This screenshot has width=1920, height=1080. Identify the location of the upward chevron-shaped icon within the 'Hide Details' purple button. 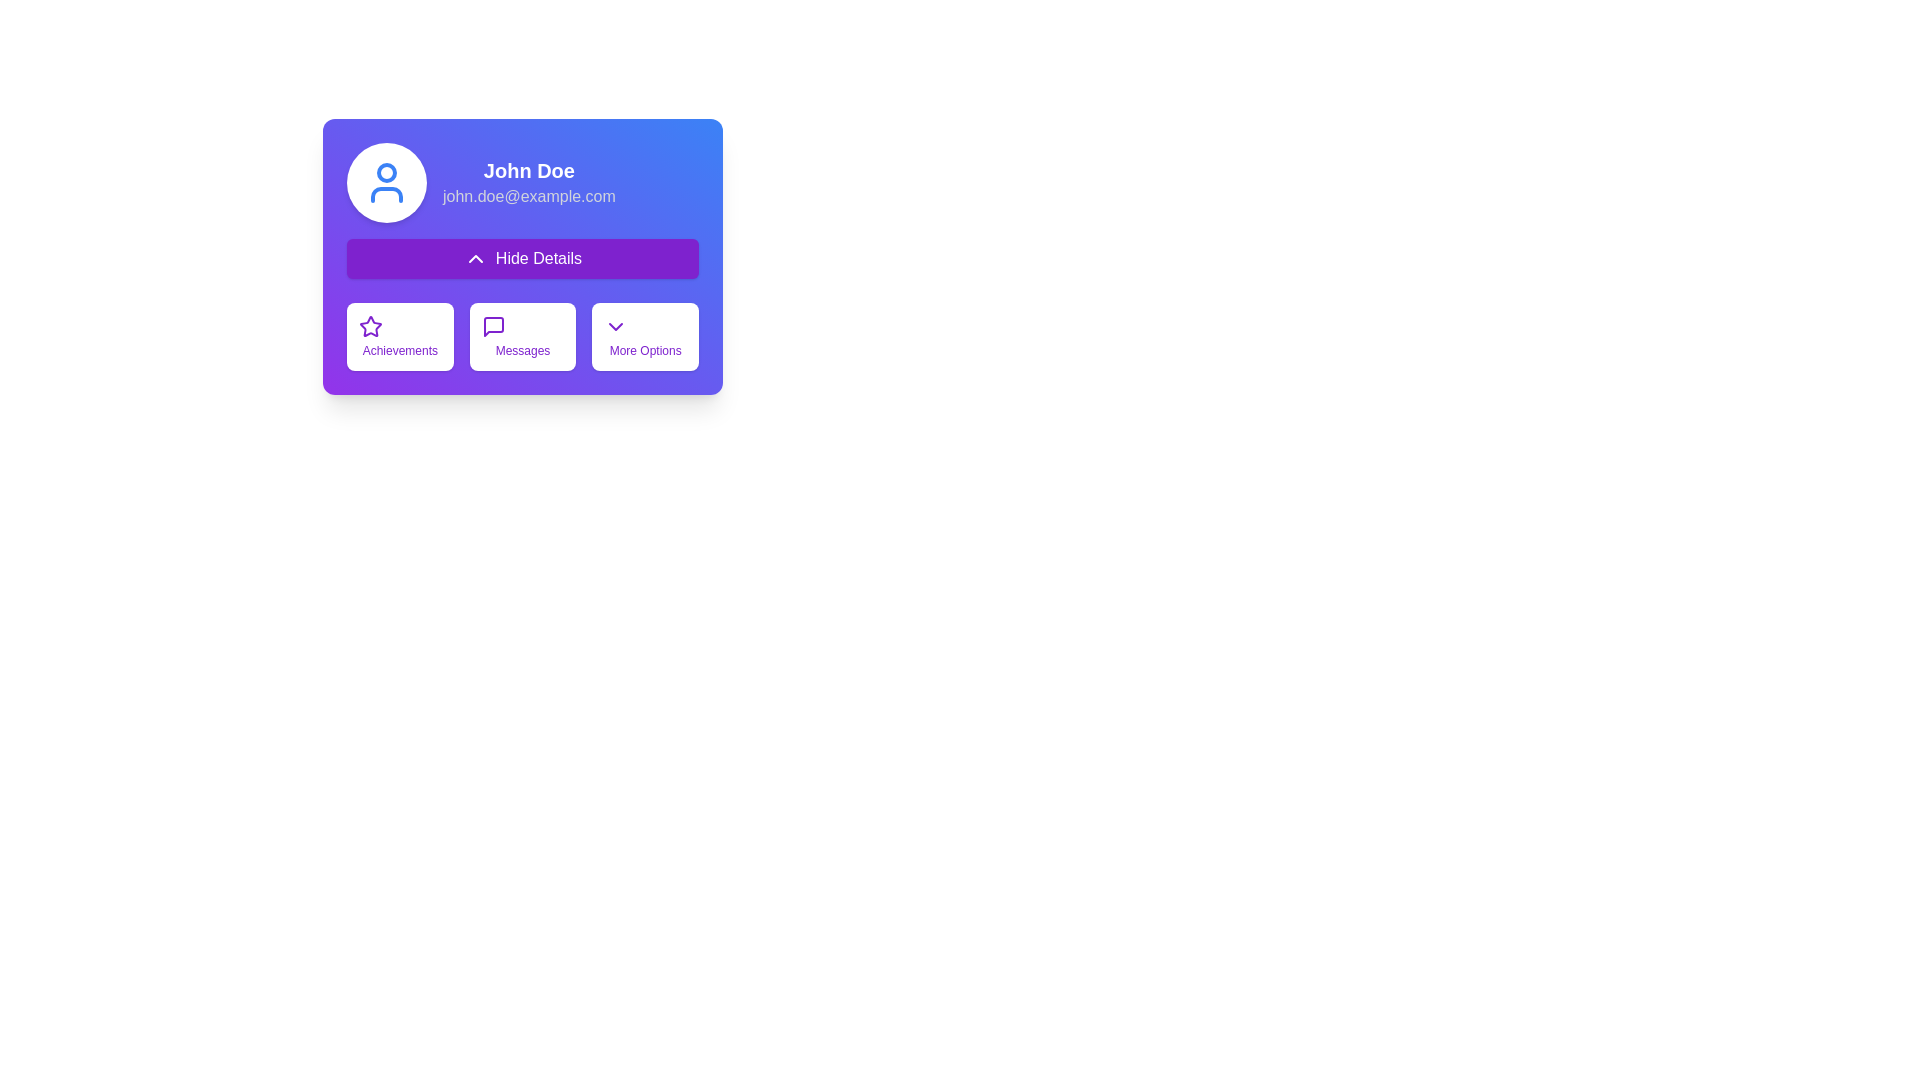
(474, 257).